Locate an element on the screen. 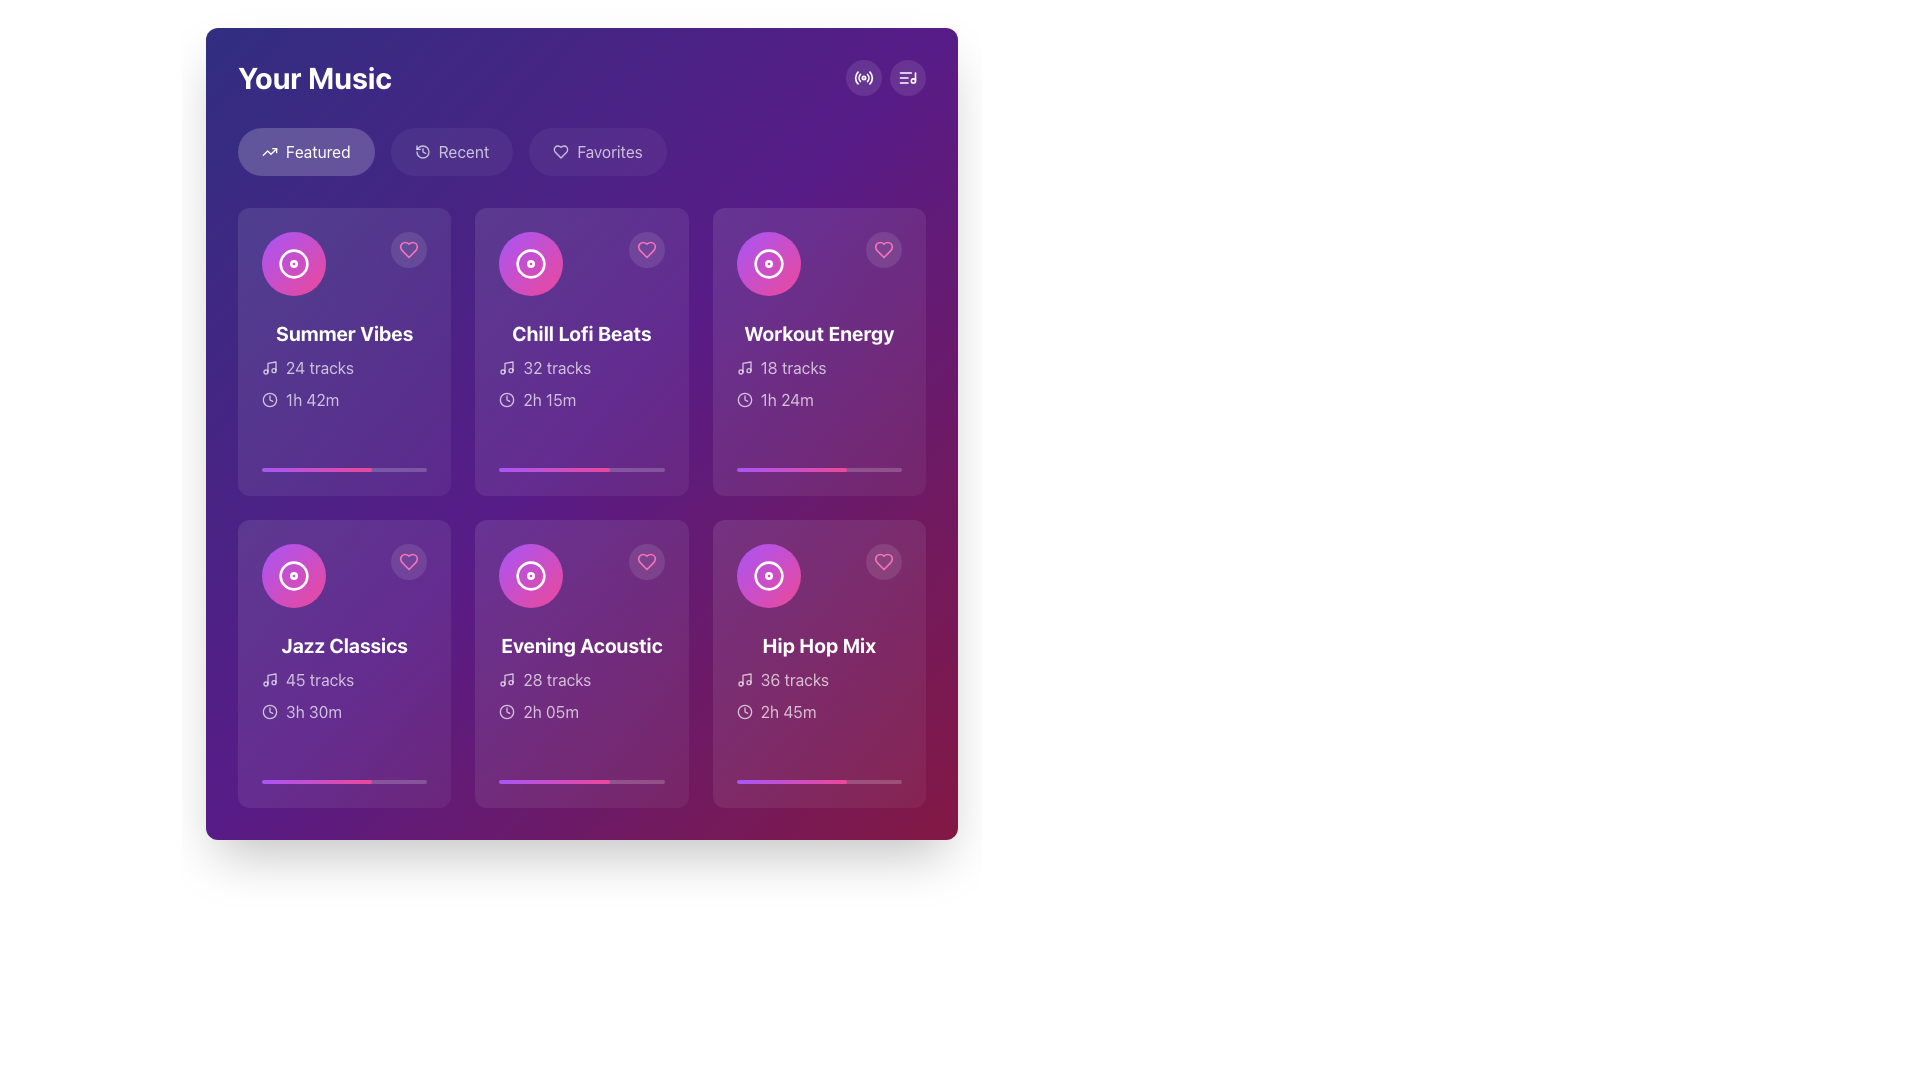  the decorative music type icon located within the 'Workout Energy' card in the top-right corner of the grid layout is located at coordinates (767, 262).